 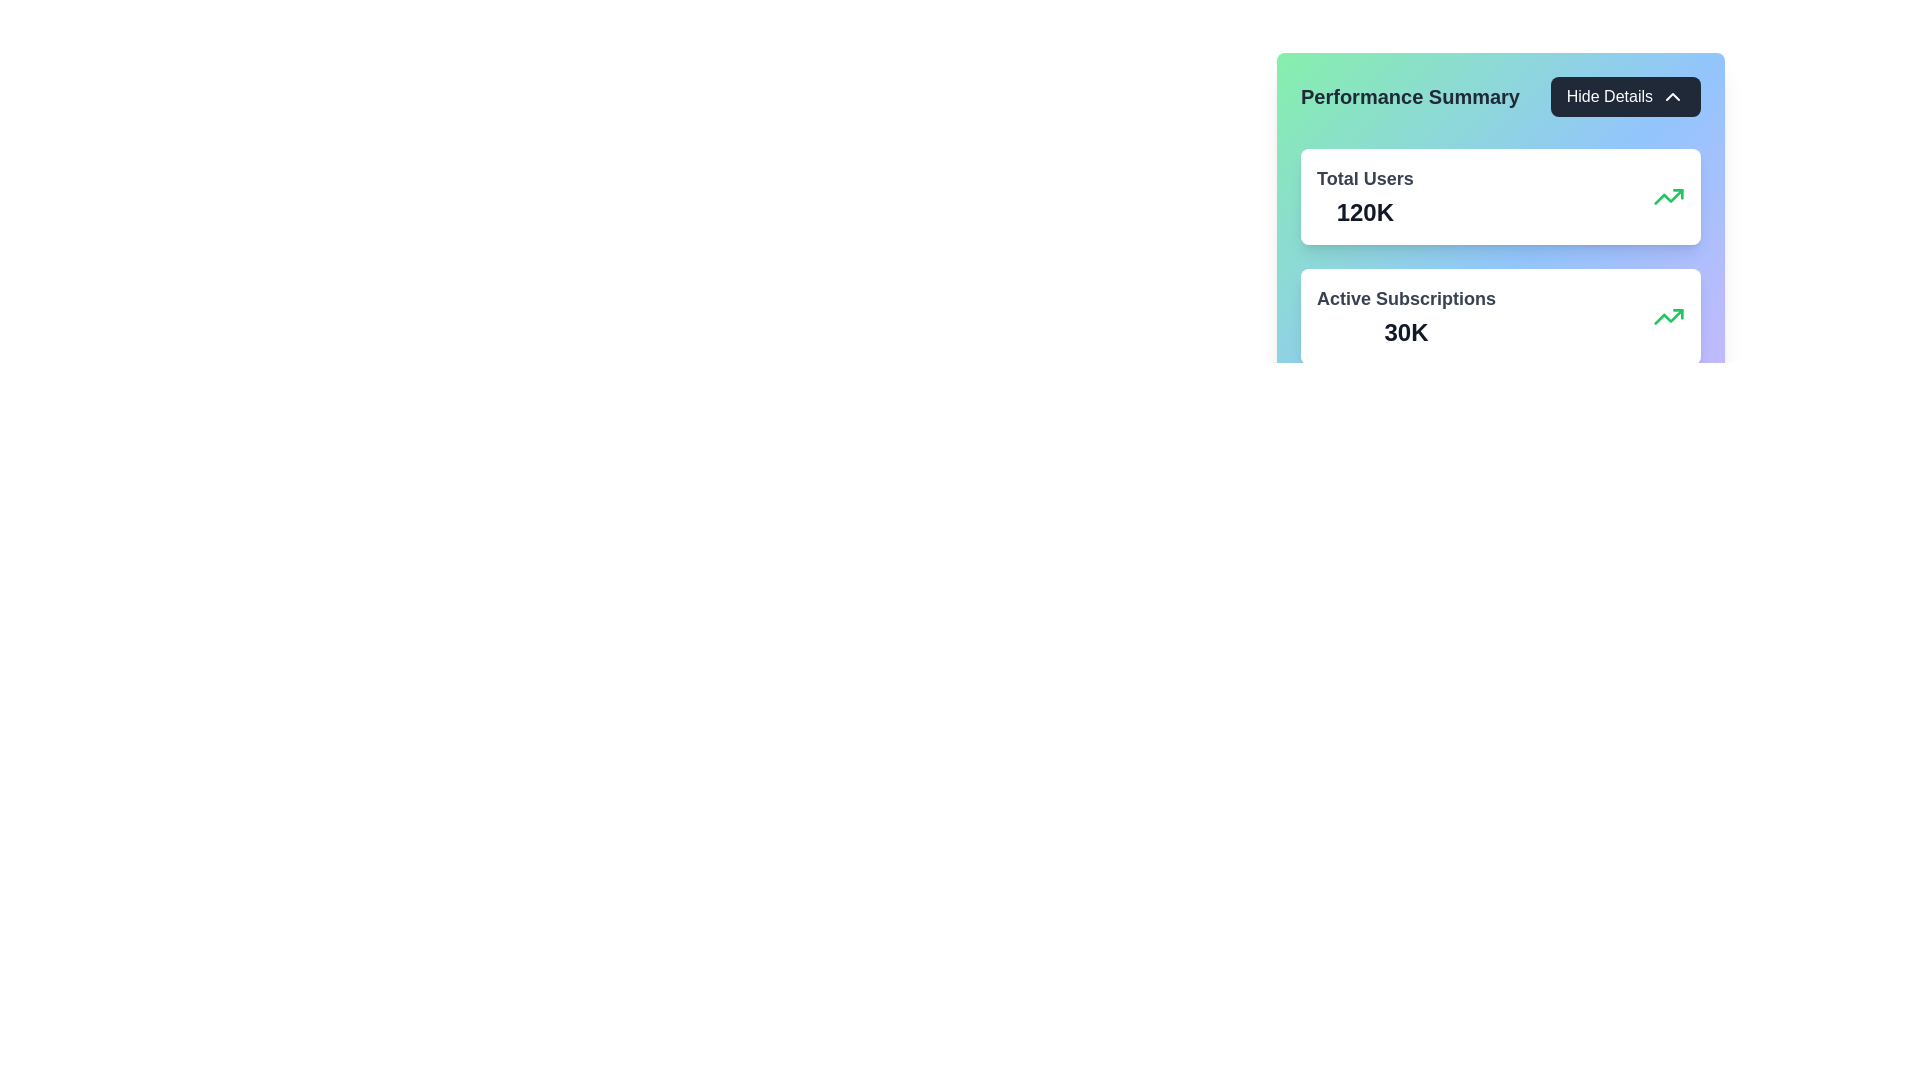 What do you see at coordinates (1669, 315) in the screenshot?
I see `the upward trend icon located in the bottom-right corner of the 'Active Subscriptions 30K' card, which signifies an increase in active subscriptions` at bounding box center [1669, 315].